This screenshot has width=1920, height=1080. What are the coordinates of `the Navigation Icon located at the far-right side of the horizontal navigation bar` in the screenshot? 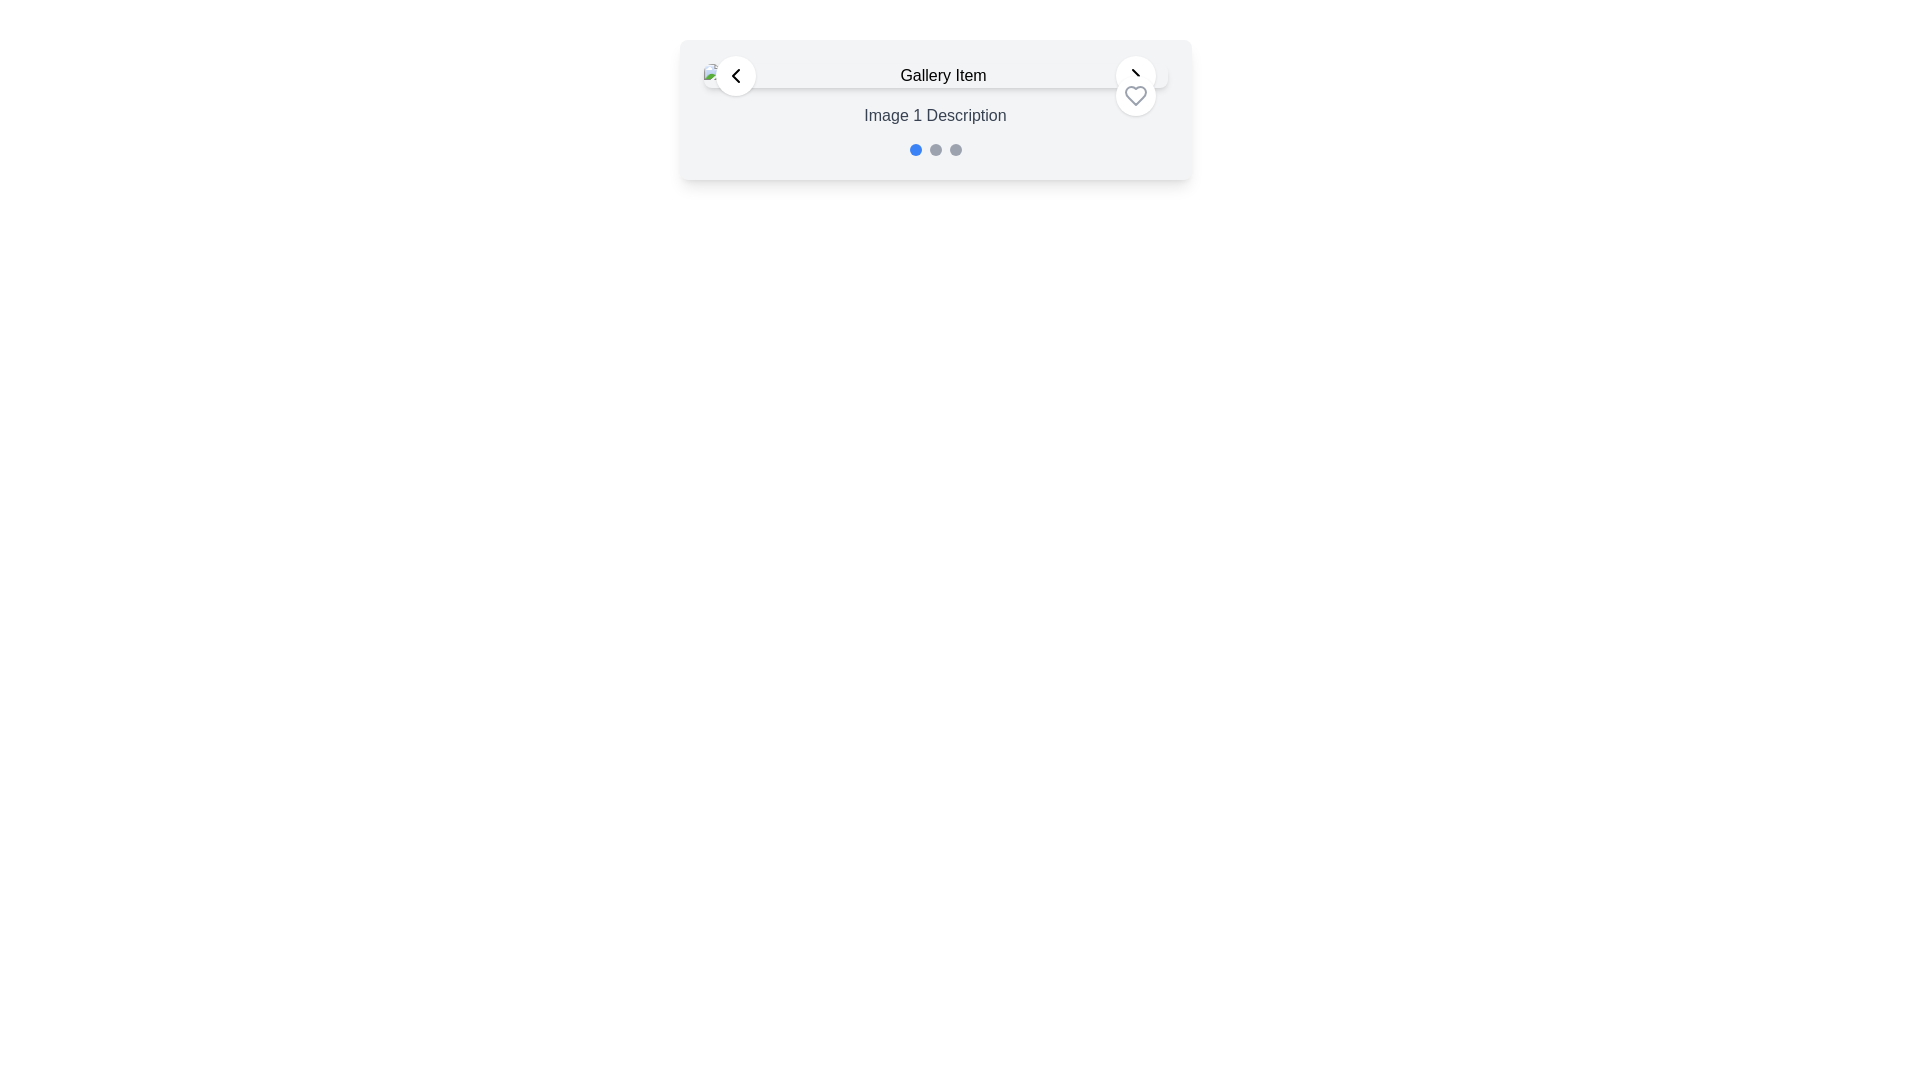 It's located at (1135, 75).